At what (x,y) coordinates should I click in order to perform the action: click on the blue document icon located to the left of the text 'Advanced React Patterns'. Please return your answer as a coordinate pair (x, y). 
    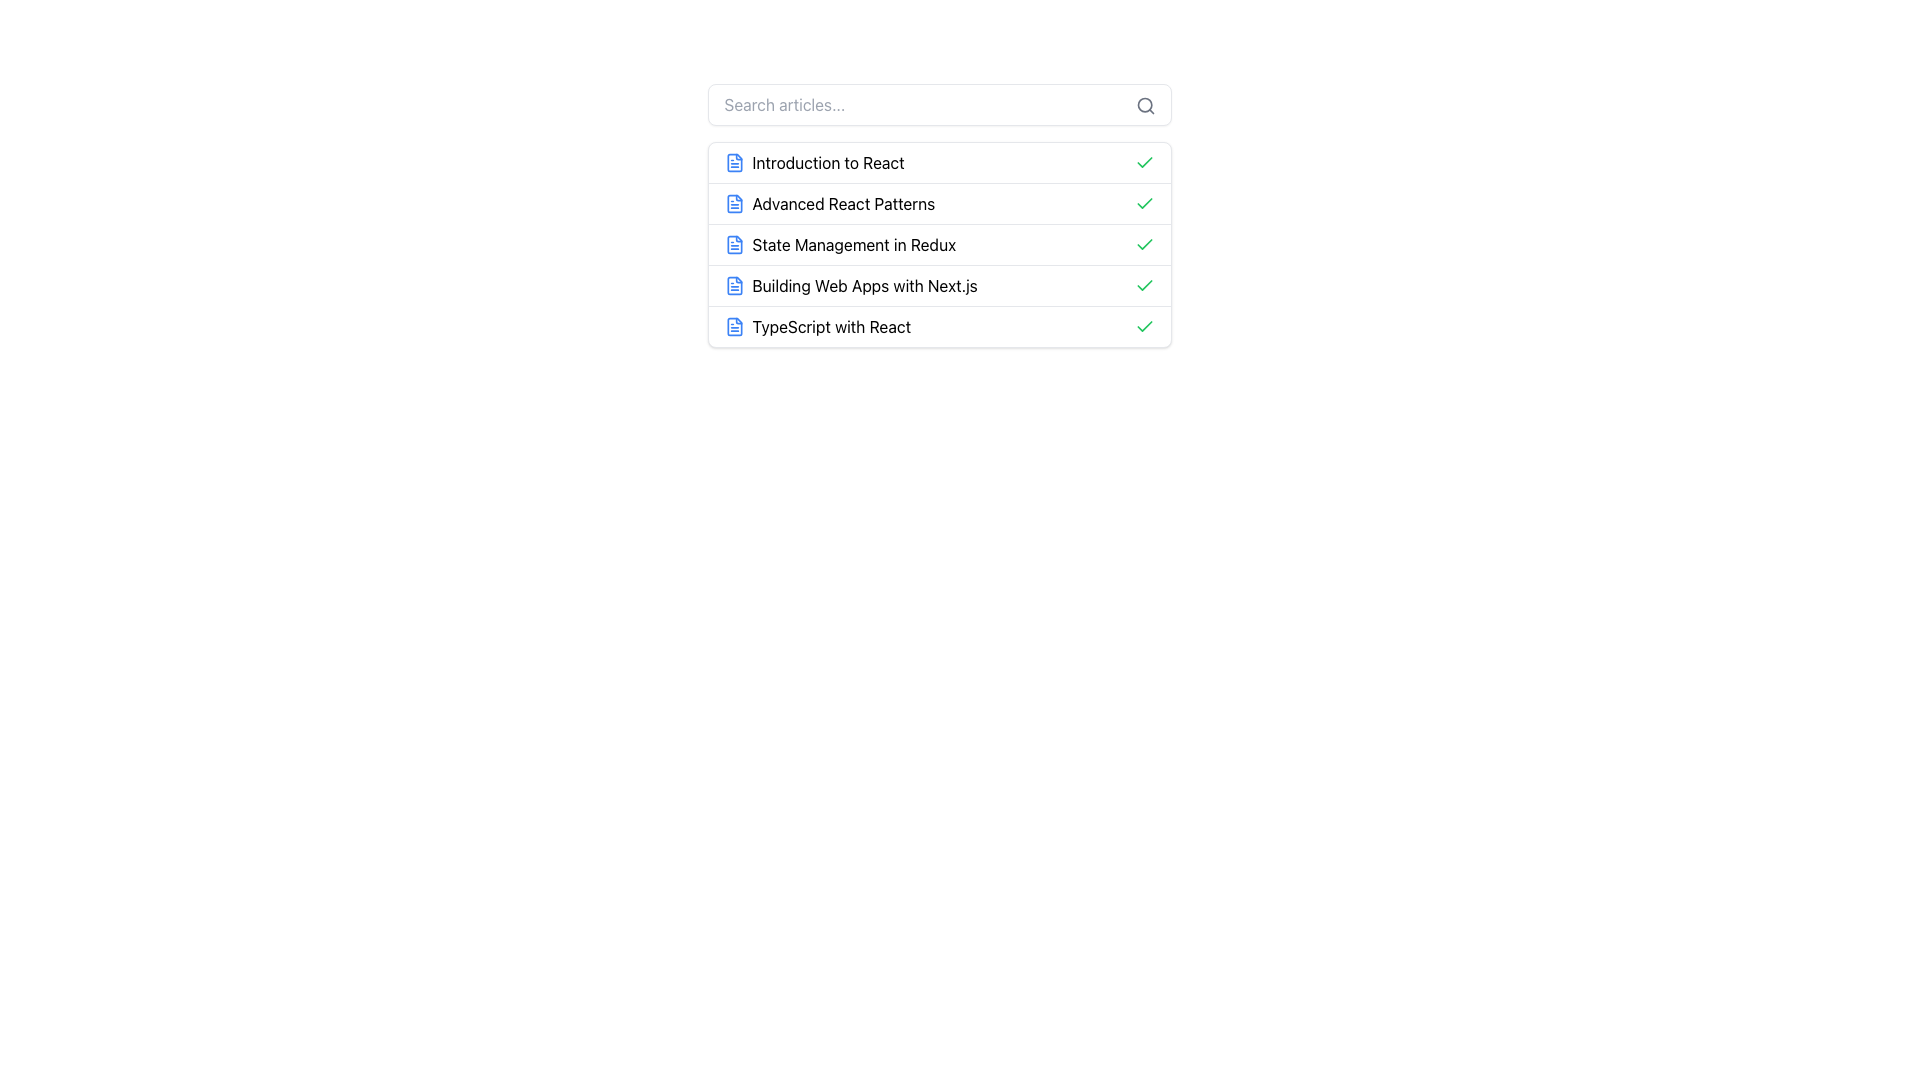
    Looking at the image, I should click on (733, 204).